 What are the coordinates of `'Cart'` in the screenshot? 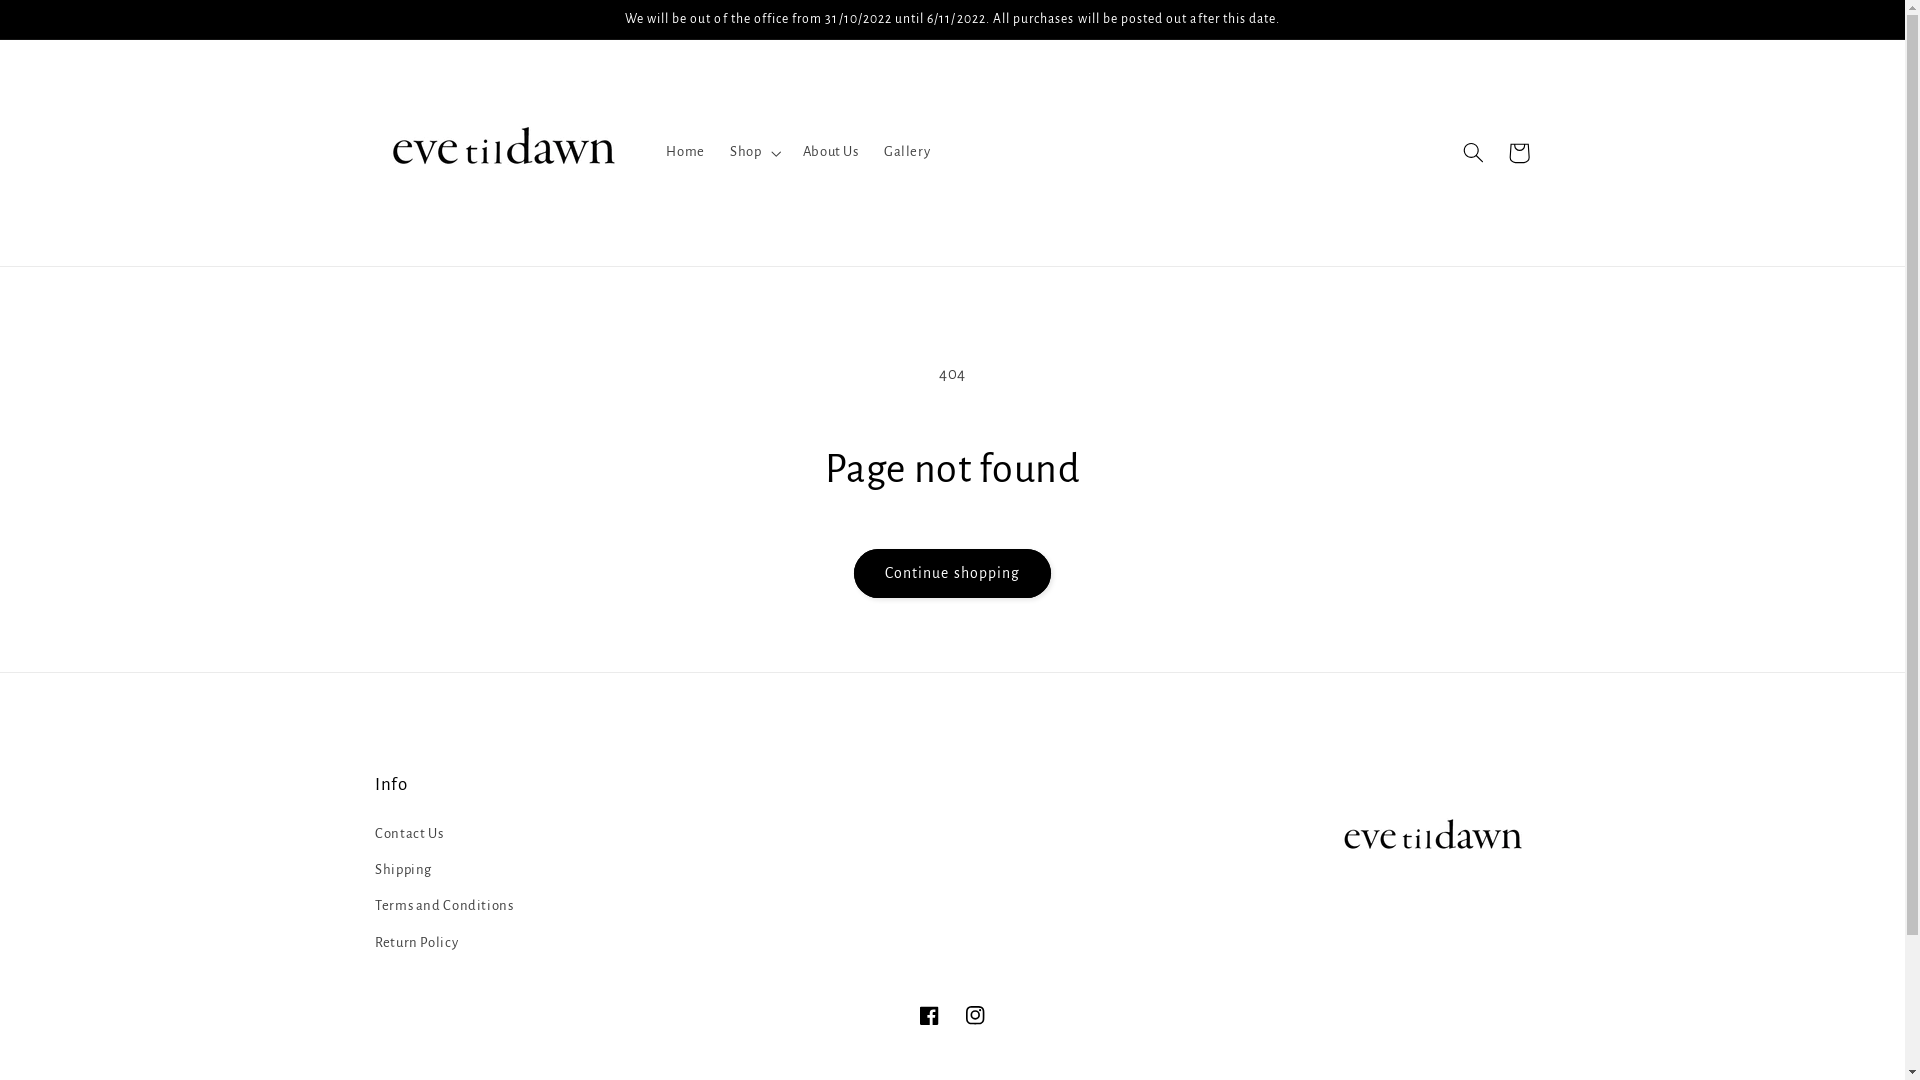 It's located at (1518, 152).